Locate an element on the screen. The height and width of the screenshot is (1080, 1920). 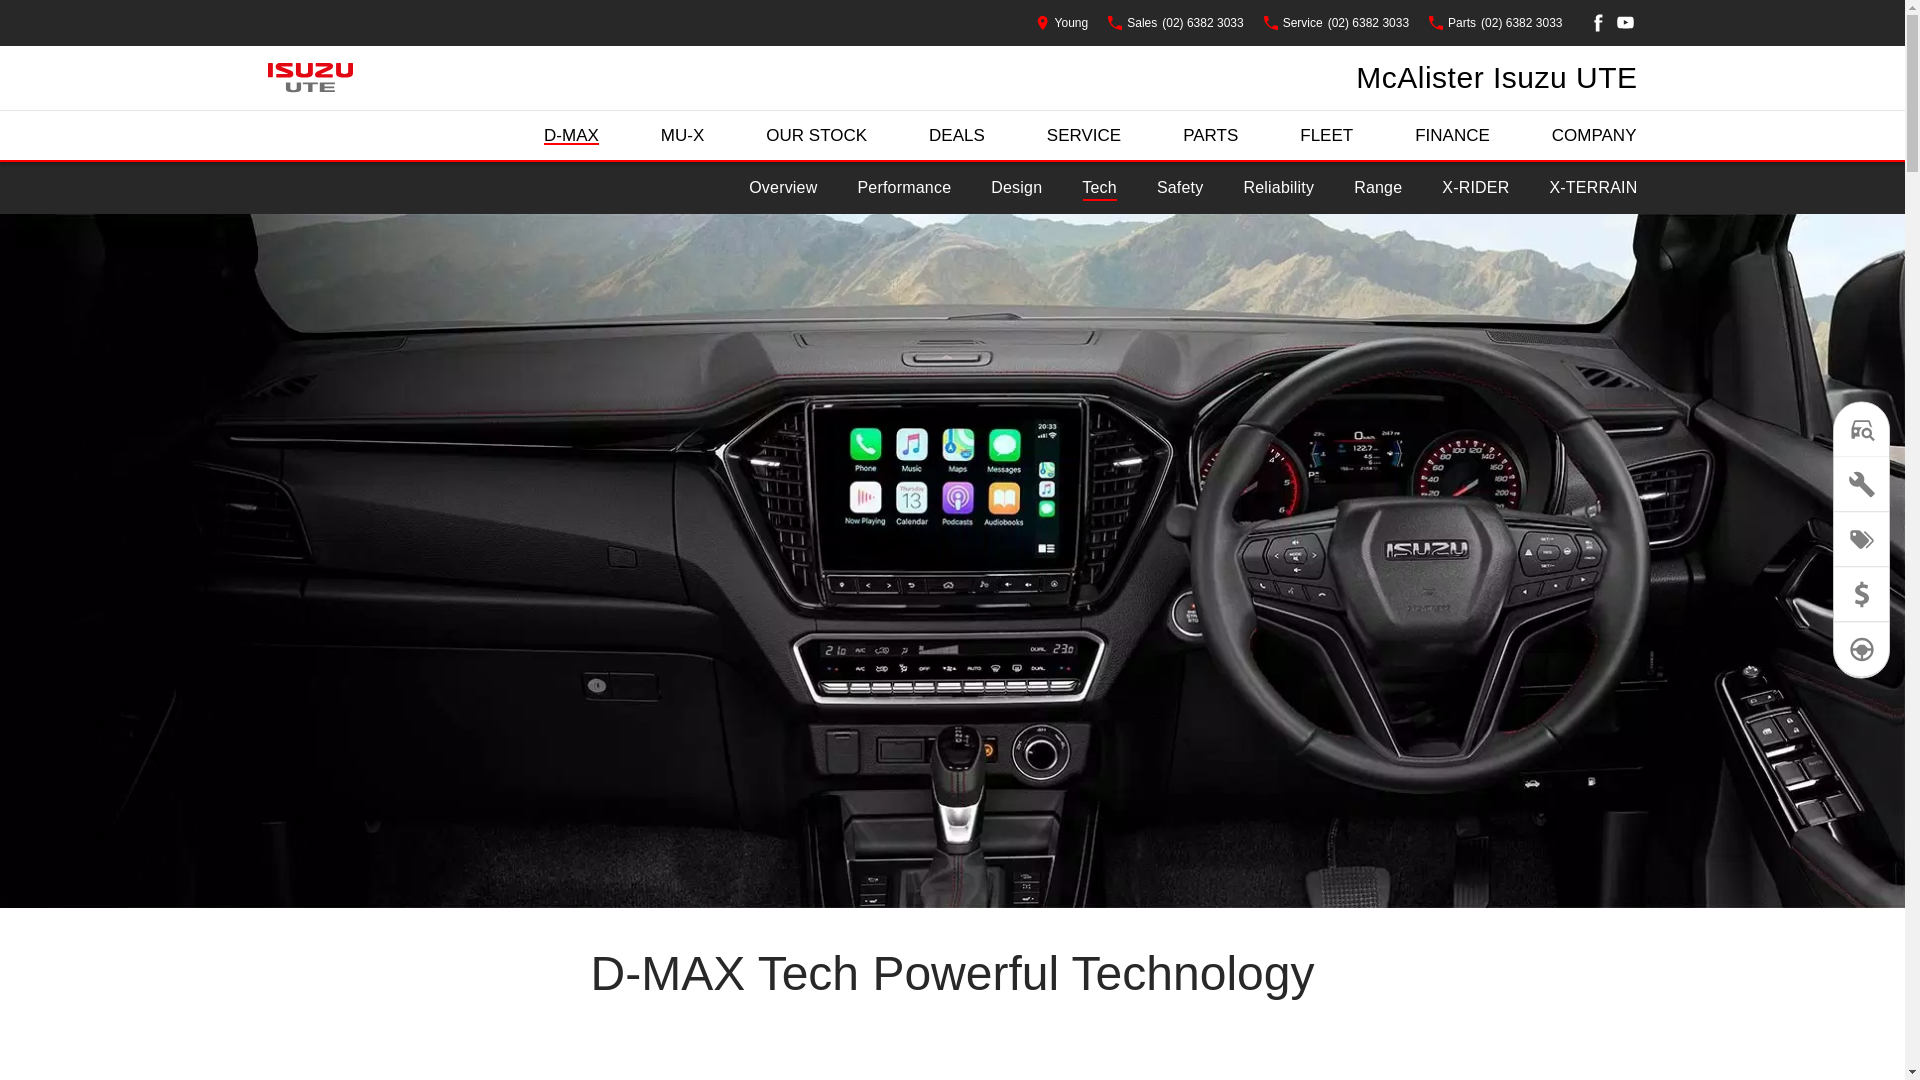
'Performance' is located at coordinates (902, 188).